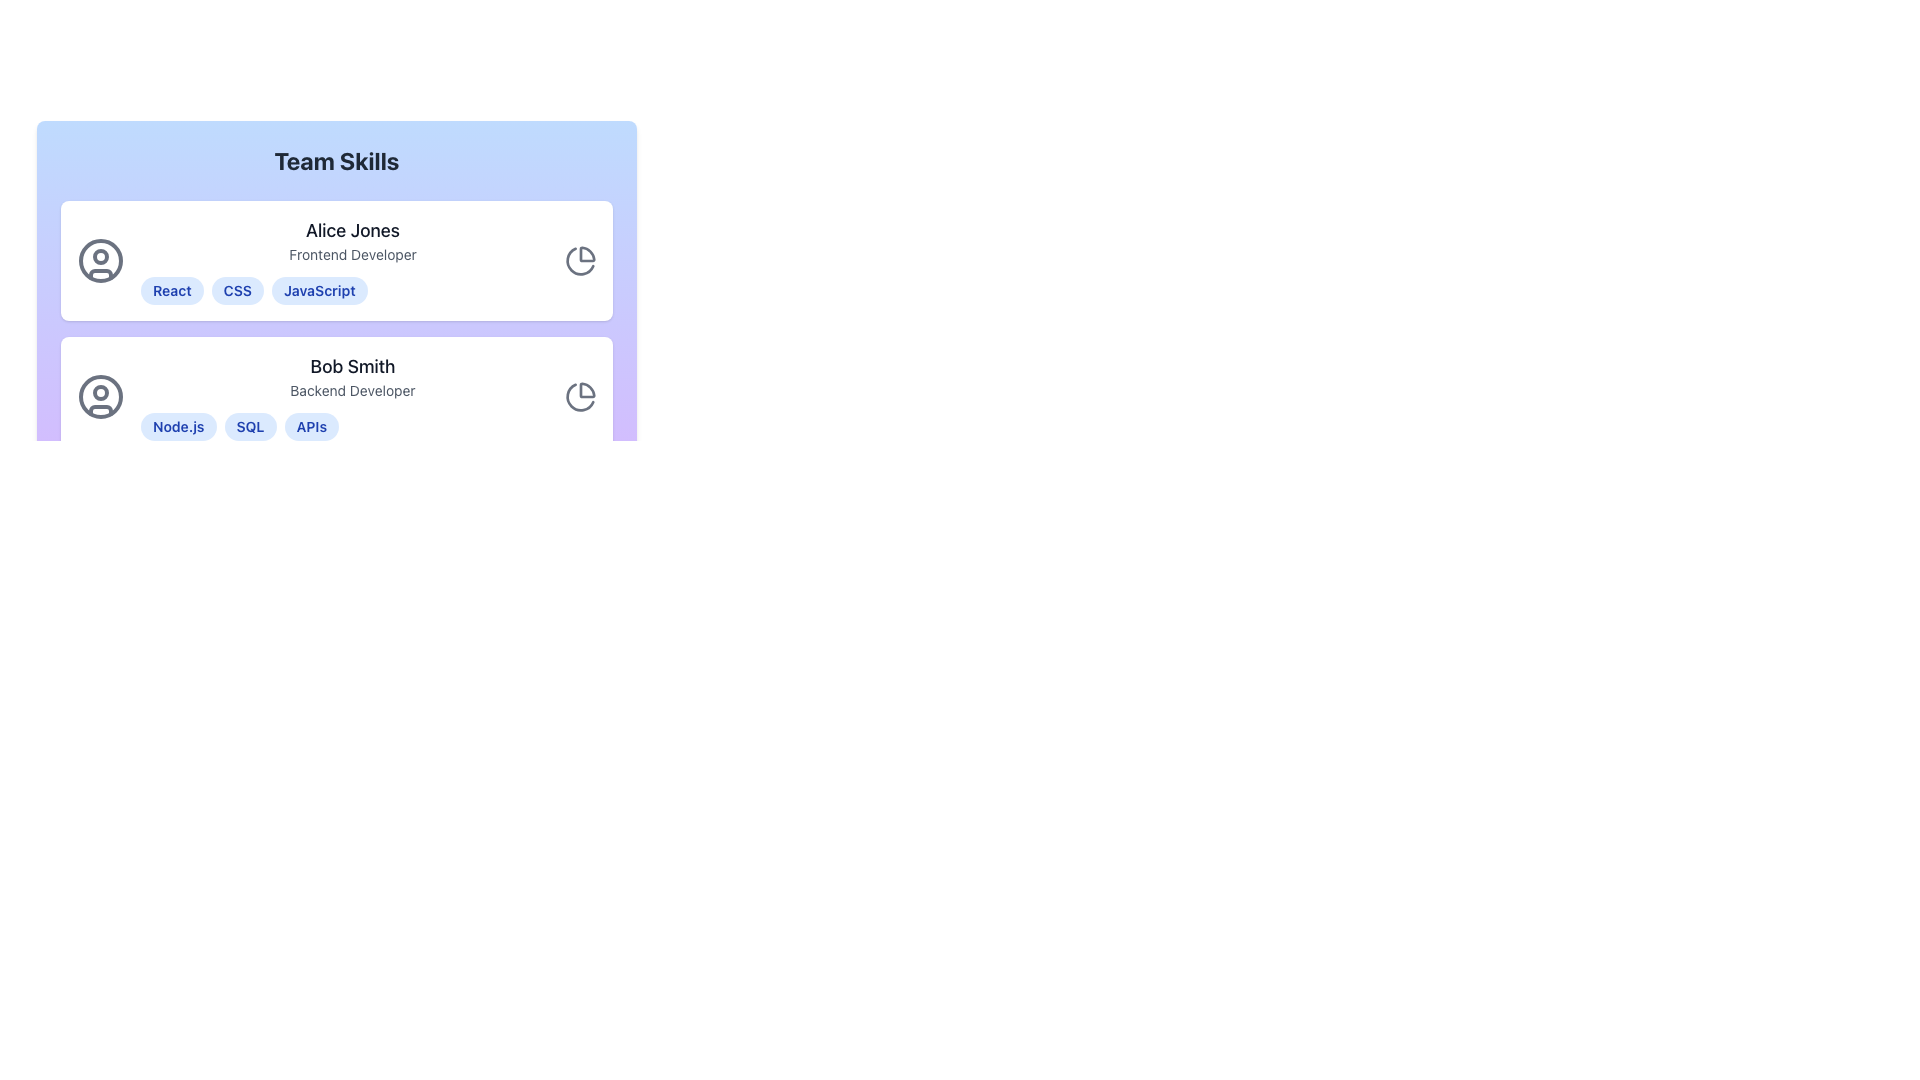 The height and width of the screenshot is (1080, 1920). I want to click on the Circle SVG element that highlights the profile image area of 'Bob Smith.', so click(99, 393).